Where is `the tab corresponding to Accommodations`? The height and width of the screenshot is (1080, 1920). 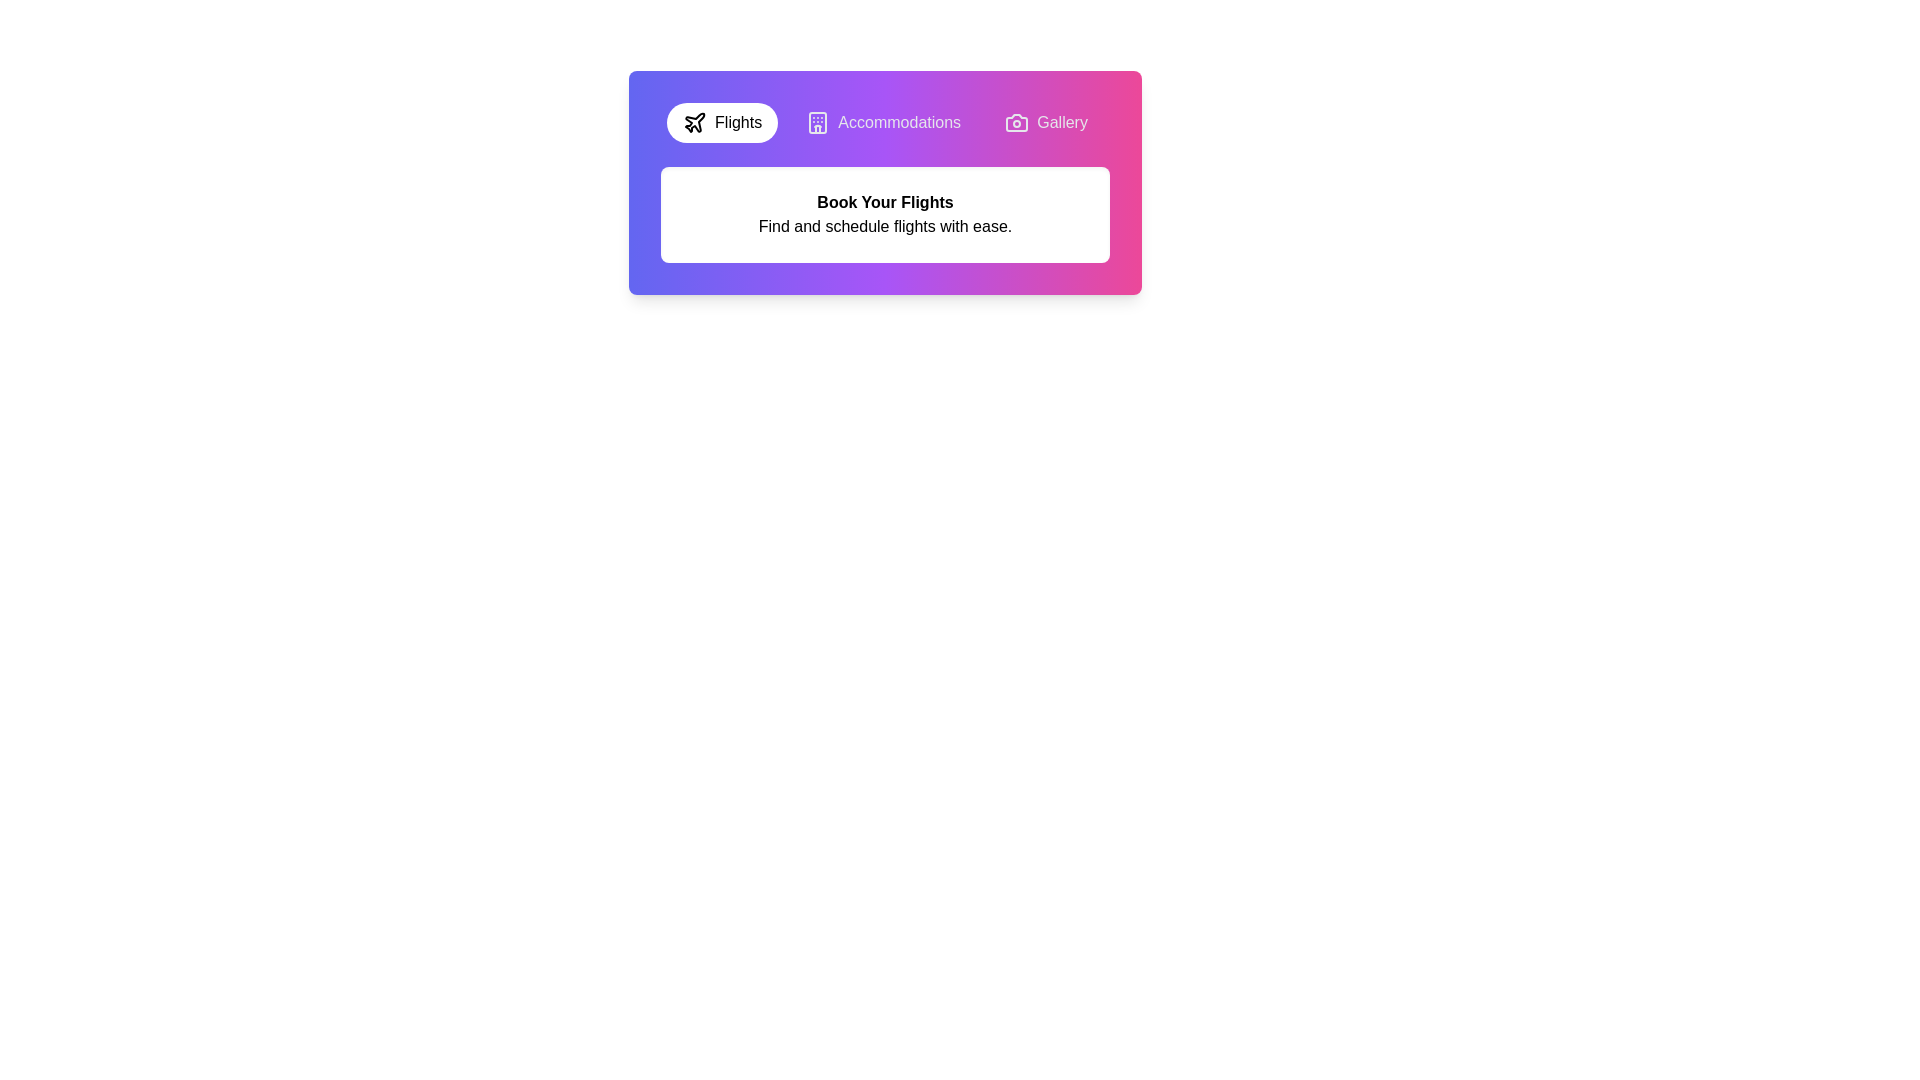
the tab corresponding to Accommodations is located at coordinates (882, 123).